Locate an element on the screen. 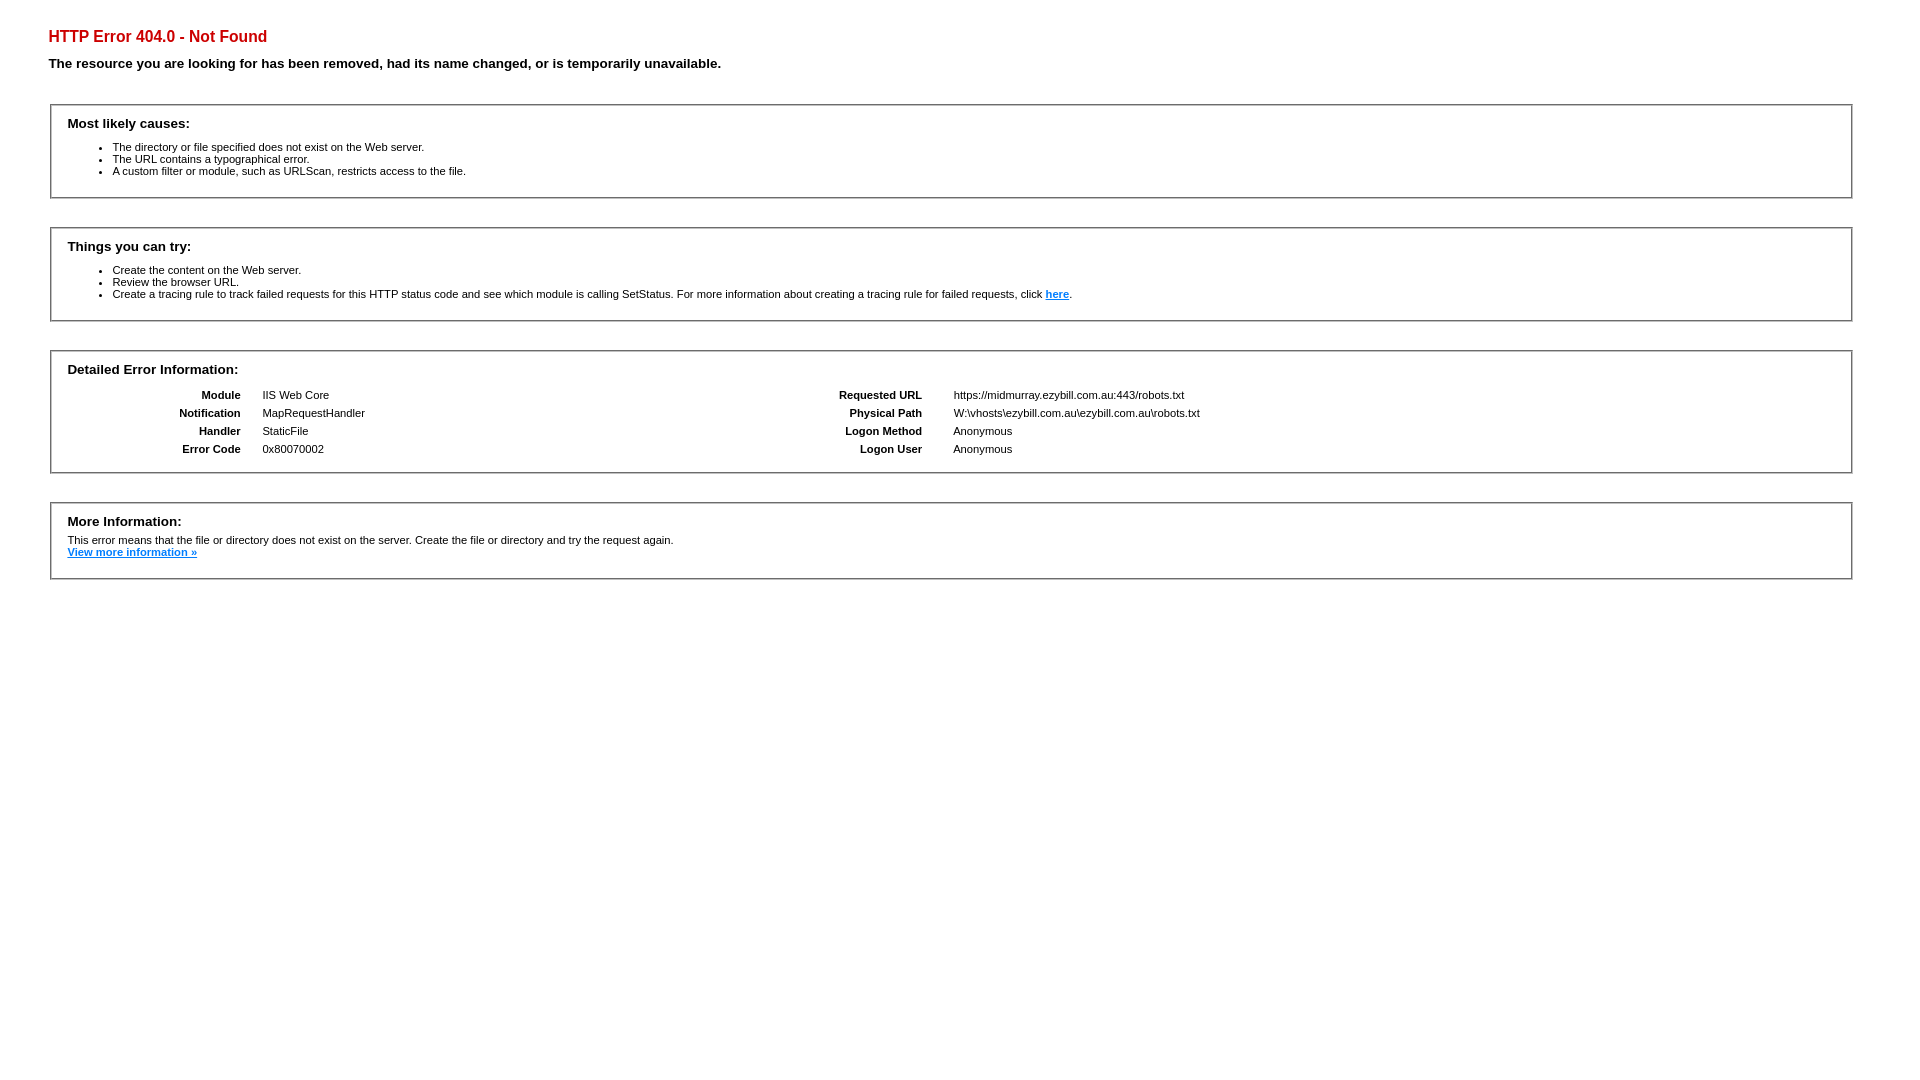  'here' is located at coordinates (1056, 293).